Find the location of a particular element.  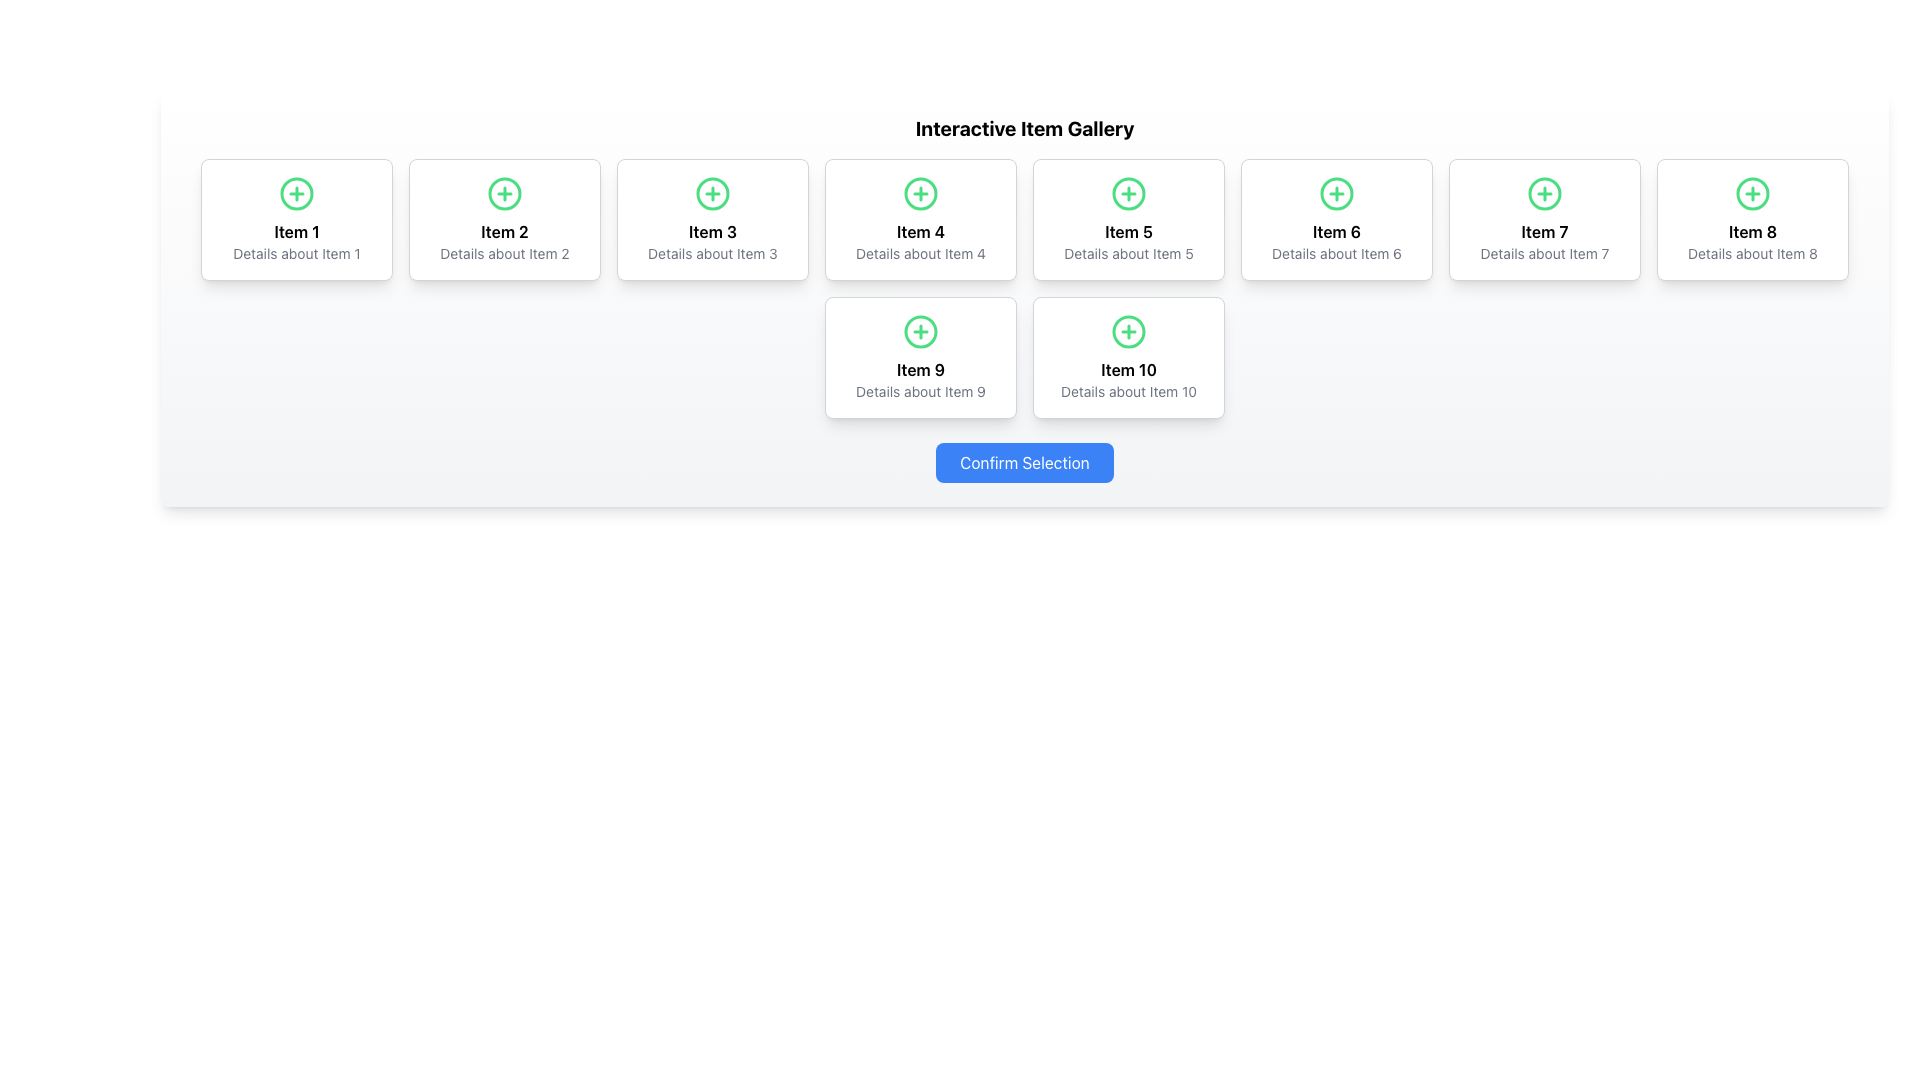

the static text label providing additional information about 'Item 6', located underneath the title within the sixth card of the grid is located at coordinates (1337, 253).